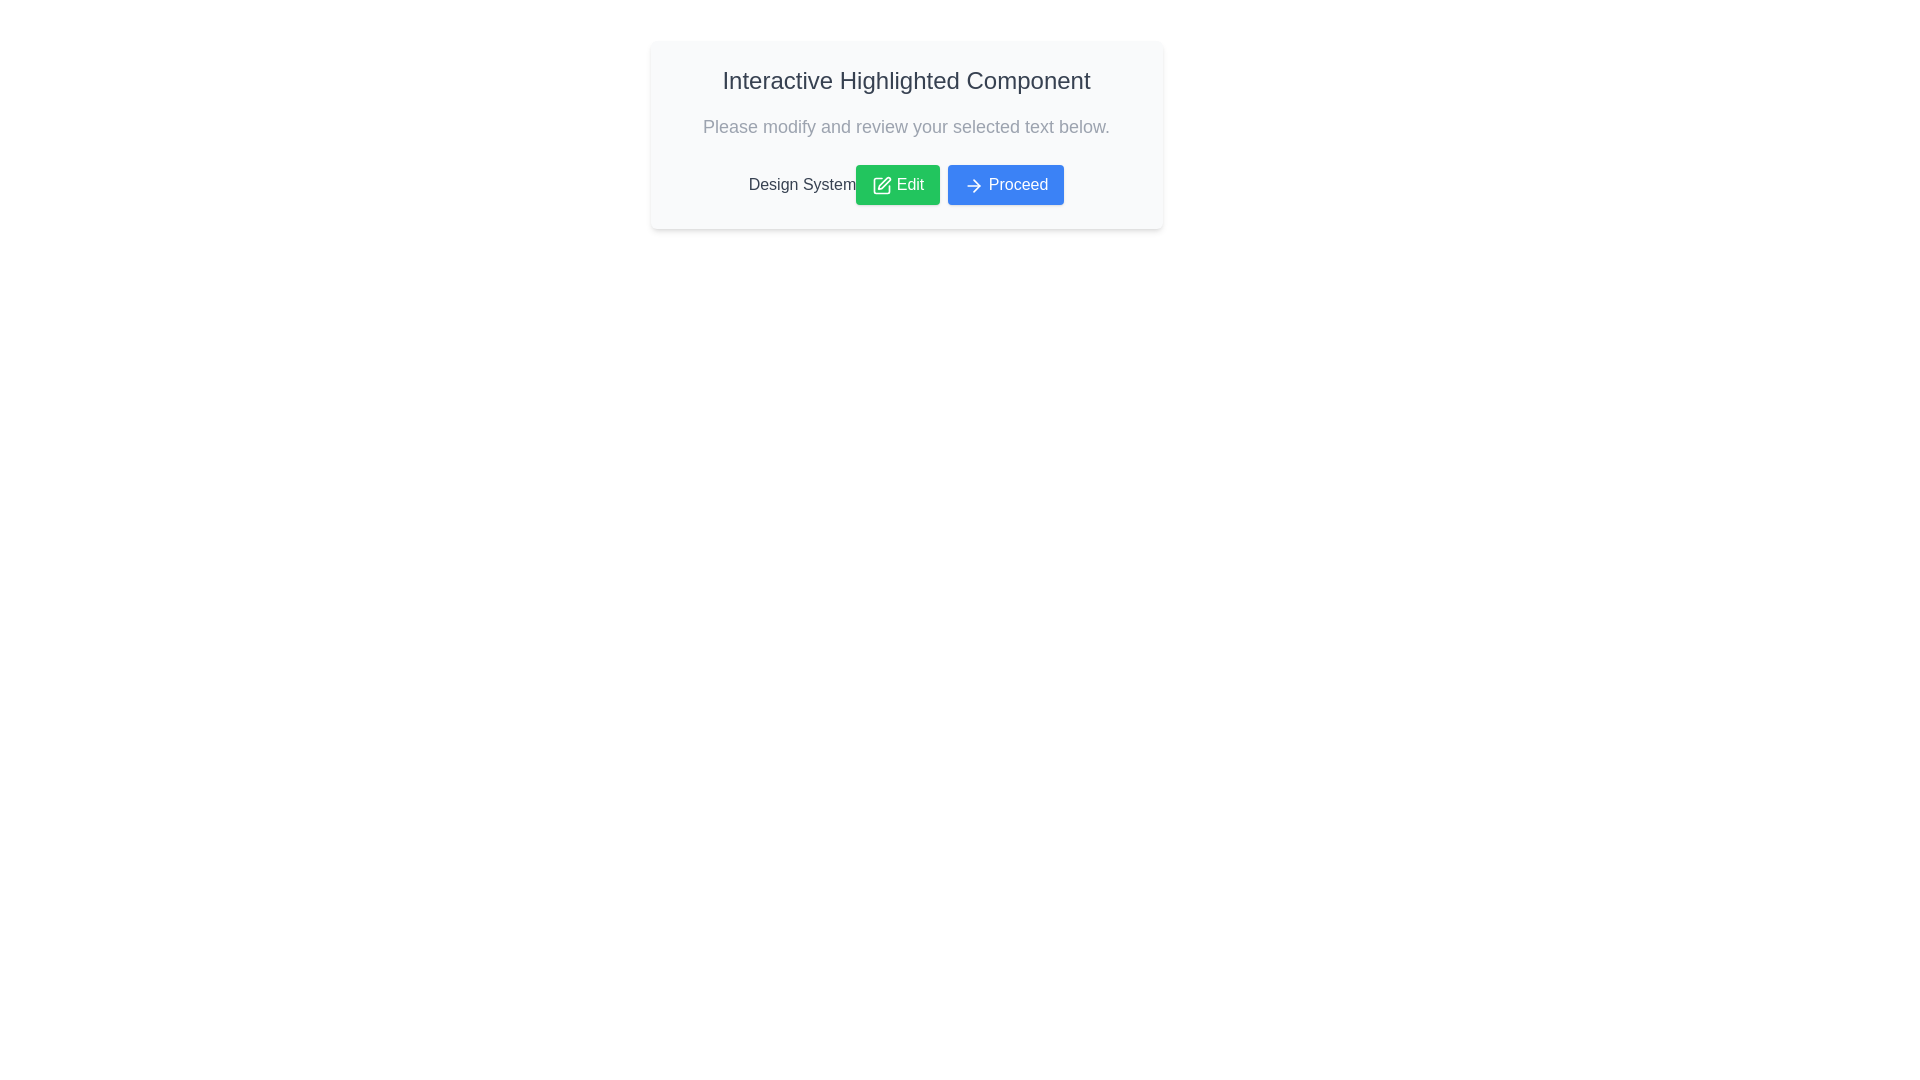  Describe the element at coordinates (802, 184) in the screenshot. I see `the static text element displaying 'Design System', which is located below the heading and subheading in the center panel, to the left of the 'Edit' and 'Proceed' buttons` at that location.